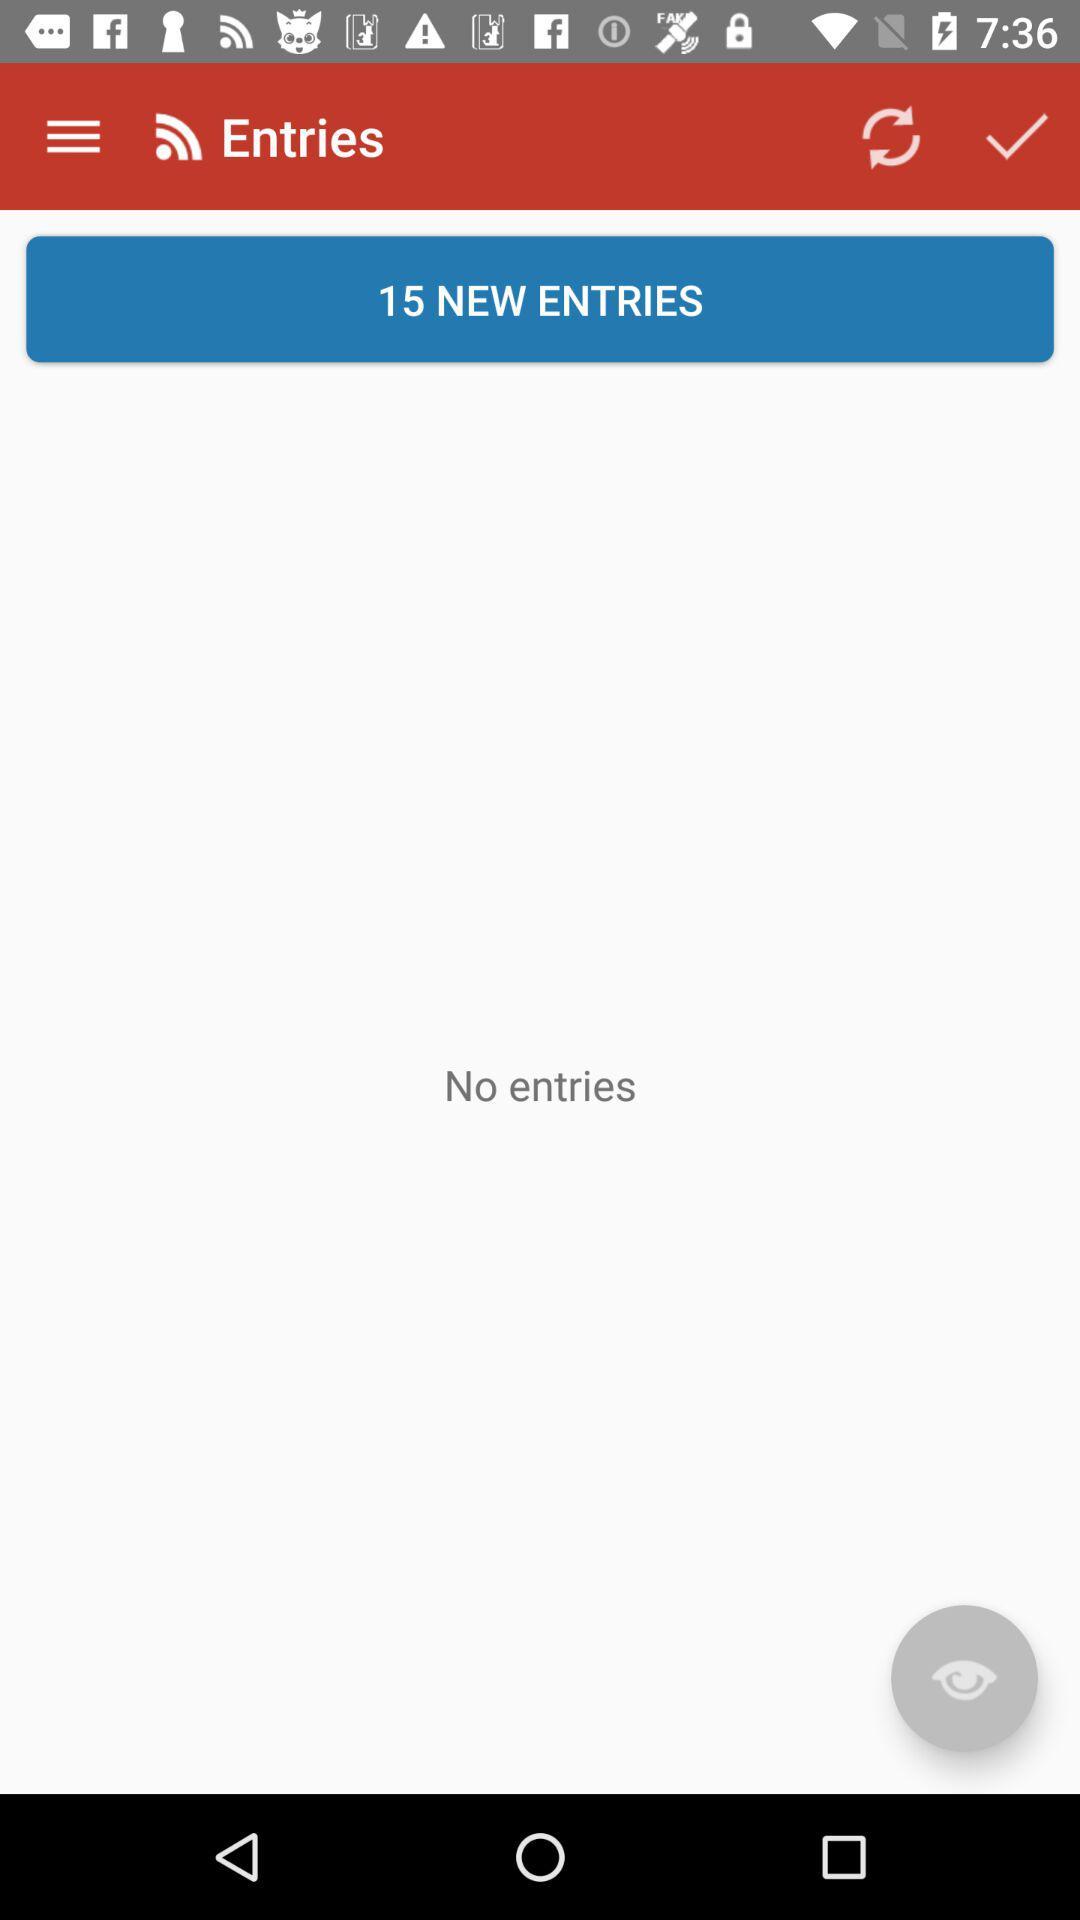 This screenshot has height=1920, width=1080. Describe the element at coordinates (72, 135) in the screenshot. I see `the button above 15 new entries item` at that location.